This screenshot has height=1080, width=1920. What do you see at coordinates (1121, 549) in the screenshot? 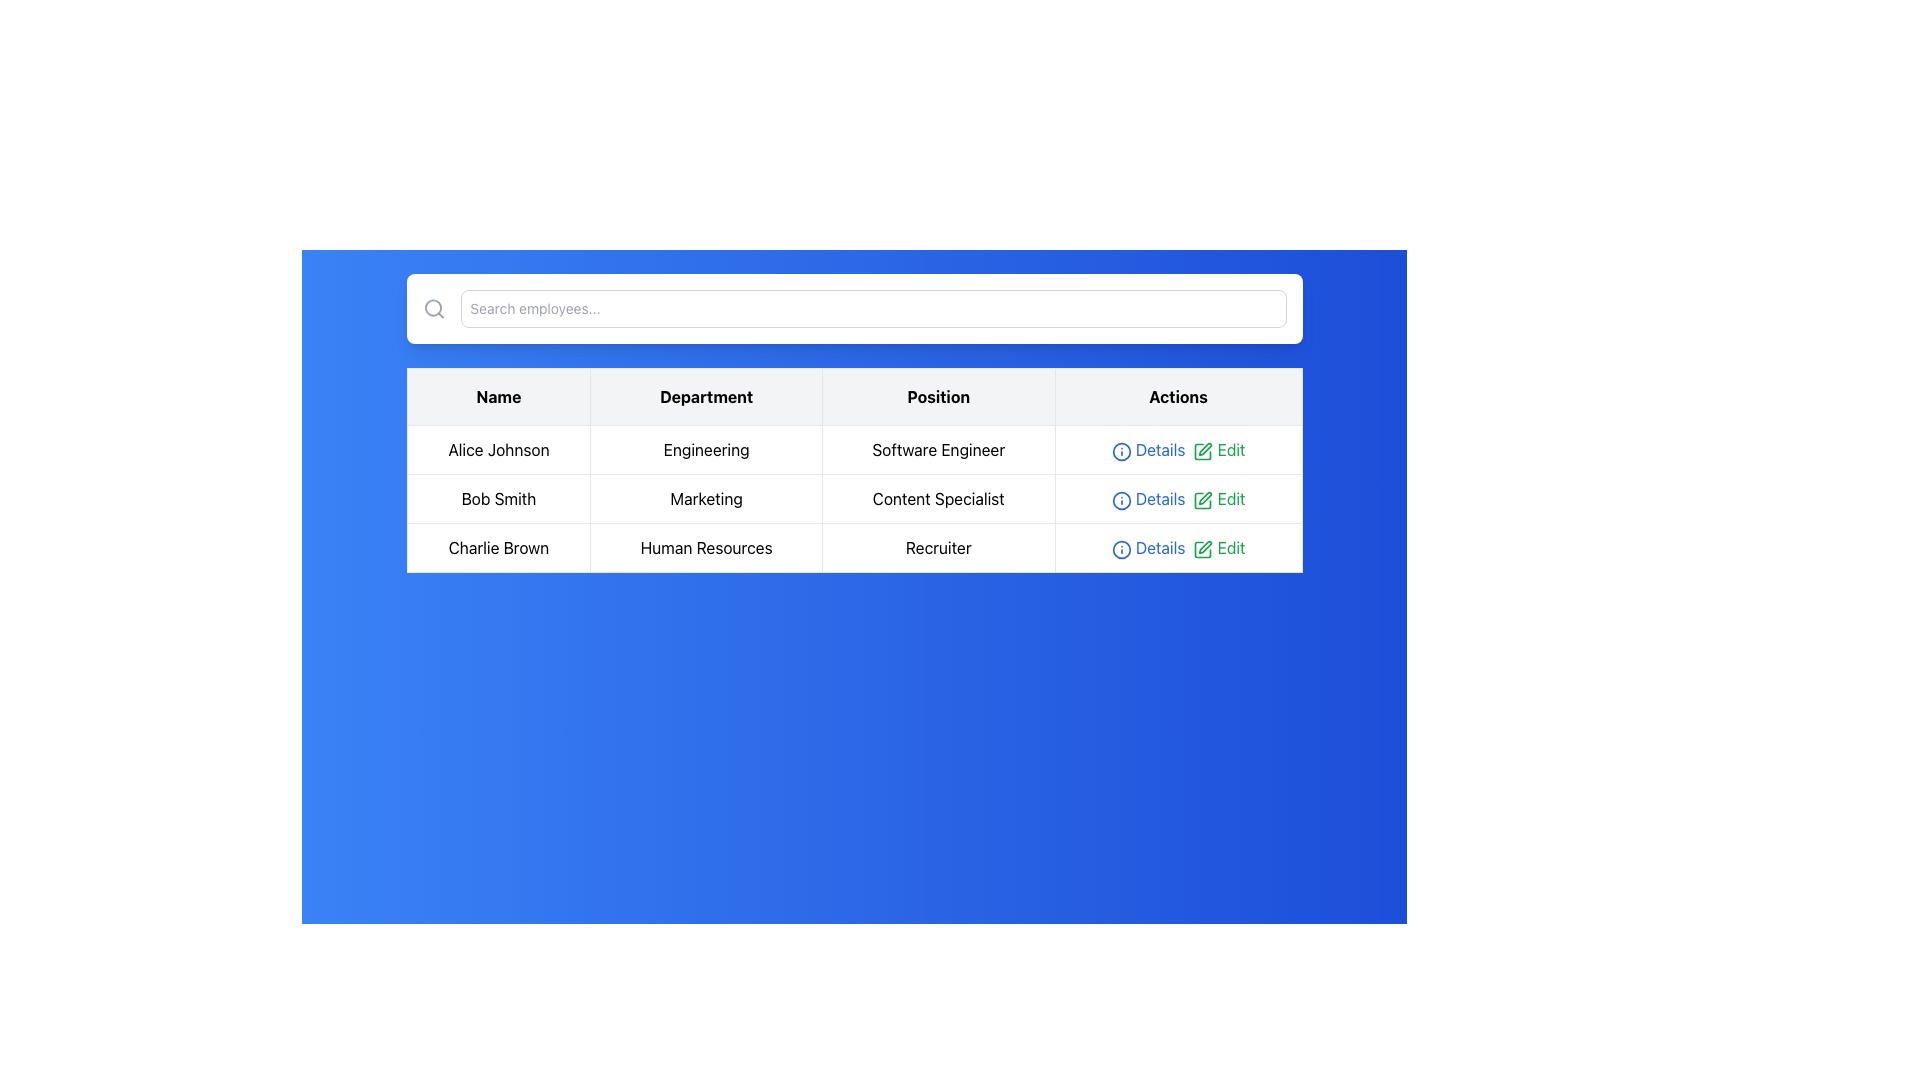
I see `the icon in the Actions column of the third row that indicates the 'Details' action, which is located to the left of the 'Details' text` at bounding box center [1121, 549].